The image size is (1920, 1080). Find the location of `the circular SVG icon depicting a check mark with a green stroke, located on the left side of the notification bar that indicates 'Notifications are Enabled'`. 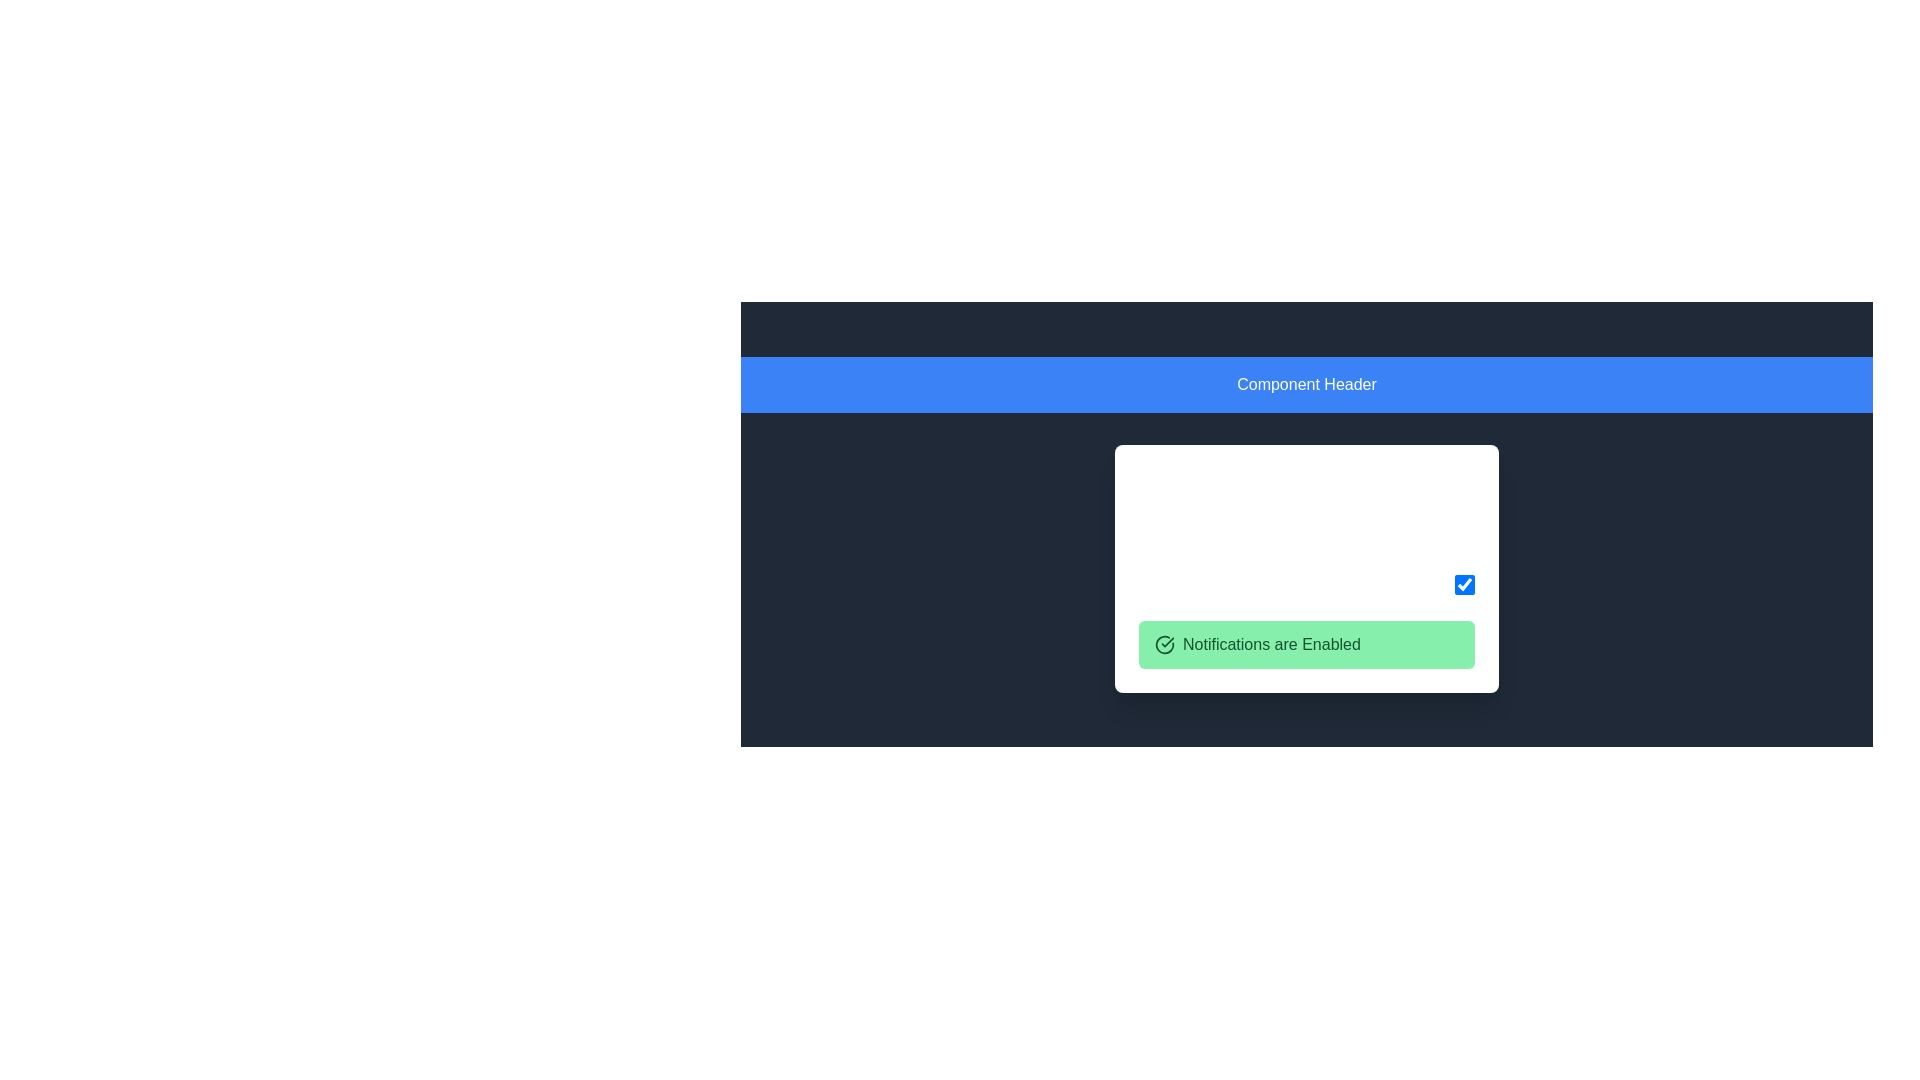

the circular SVG icon depicting a check mark with a green stroke, located on the left side of the notification bar that indicates 'Notifications are Enabled' is located at coordinates (1165, 644).